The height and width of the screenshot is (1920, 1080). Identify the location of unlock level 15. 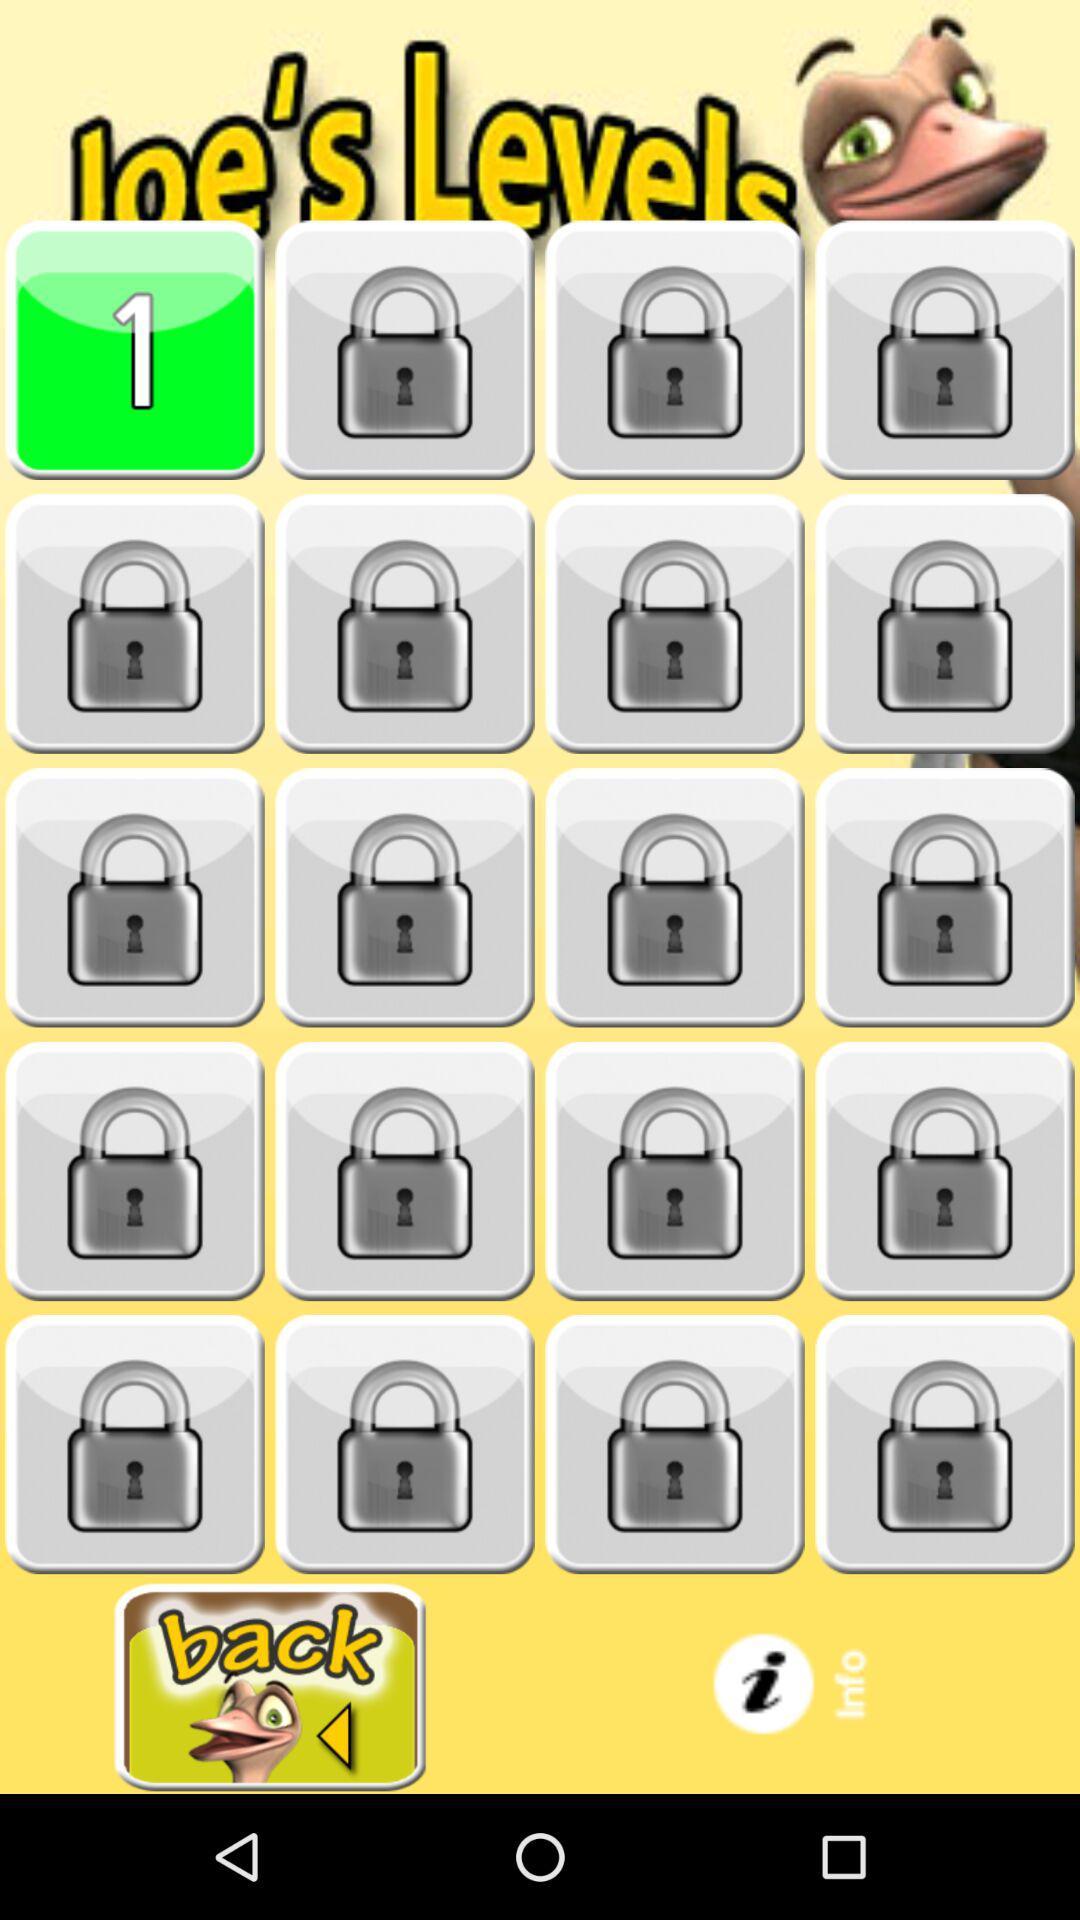
(675, 1171).